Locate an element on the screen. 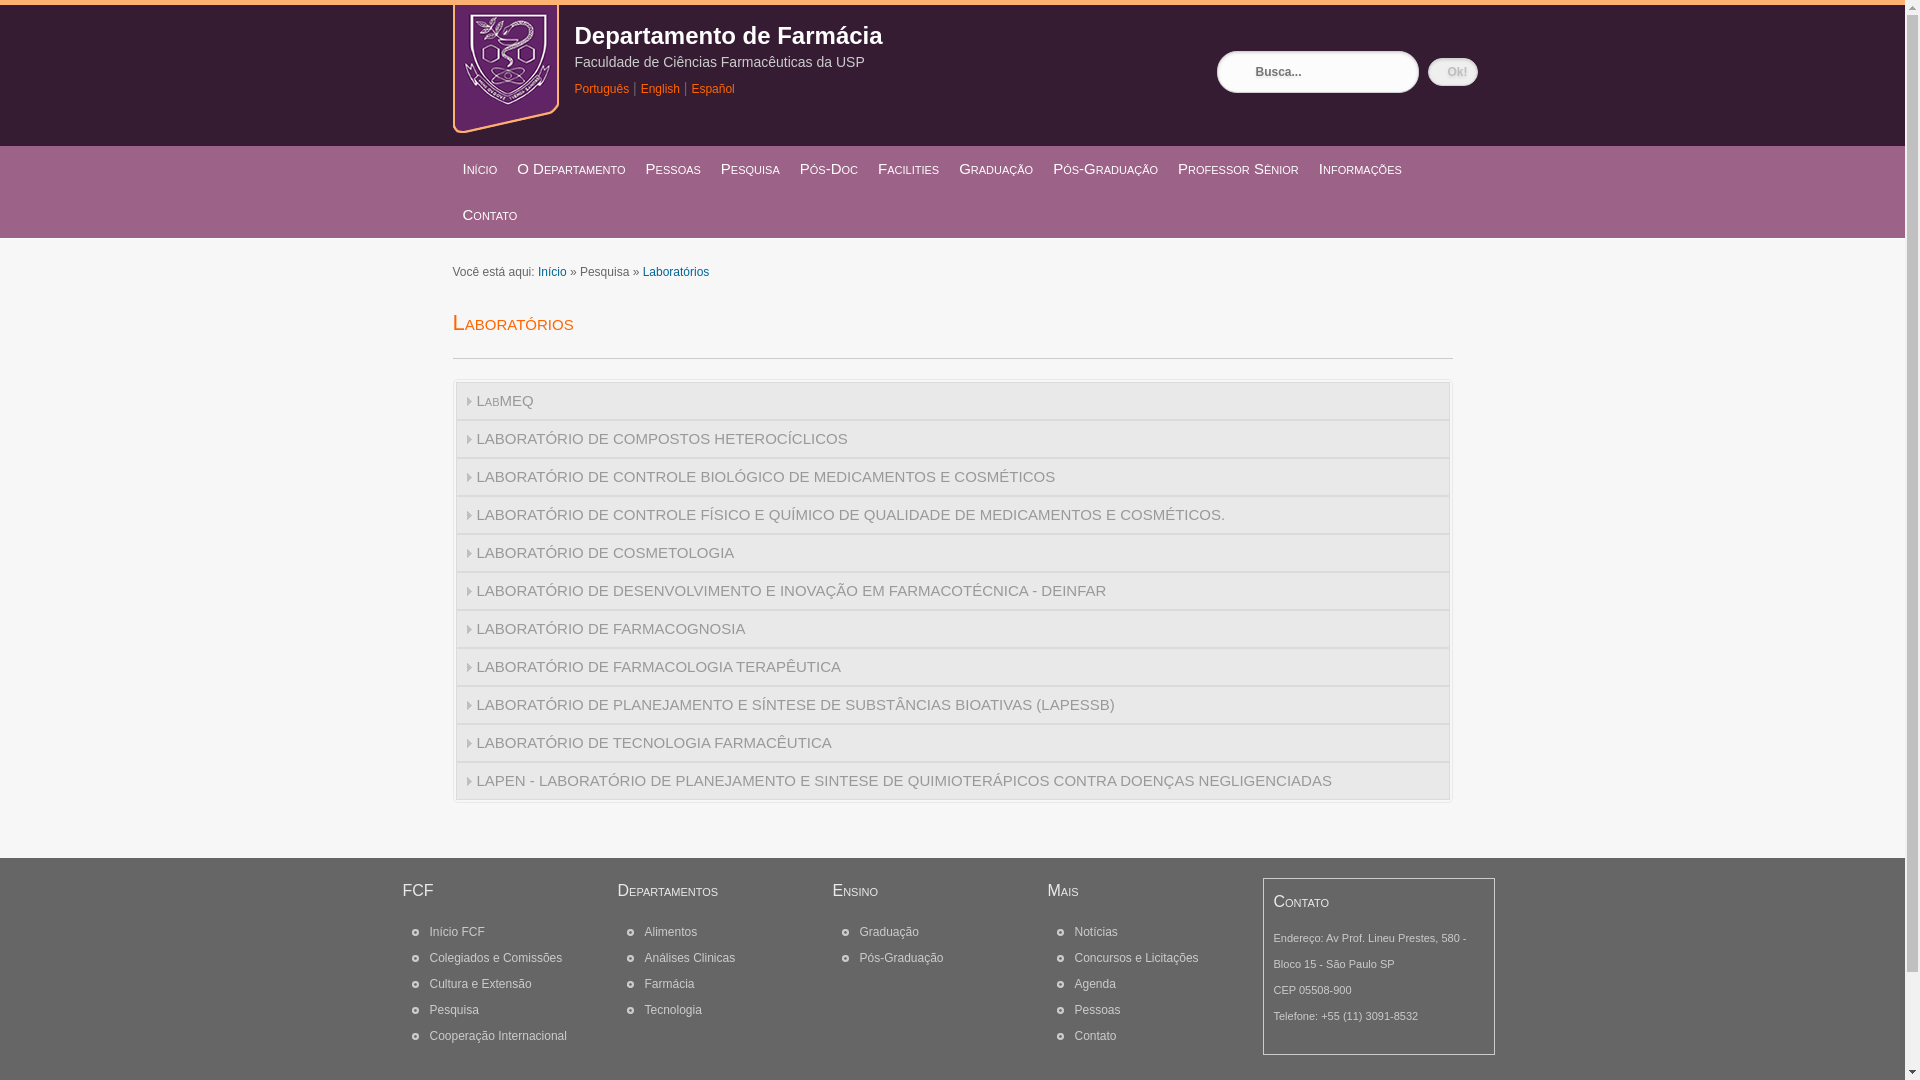  'Contato' is located at coordinates (1093, 1035).